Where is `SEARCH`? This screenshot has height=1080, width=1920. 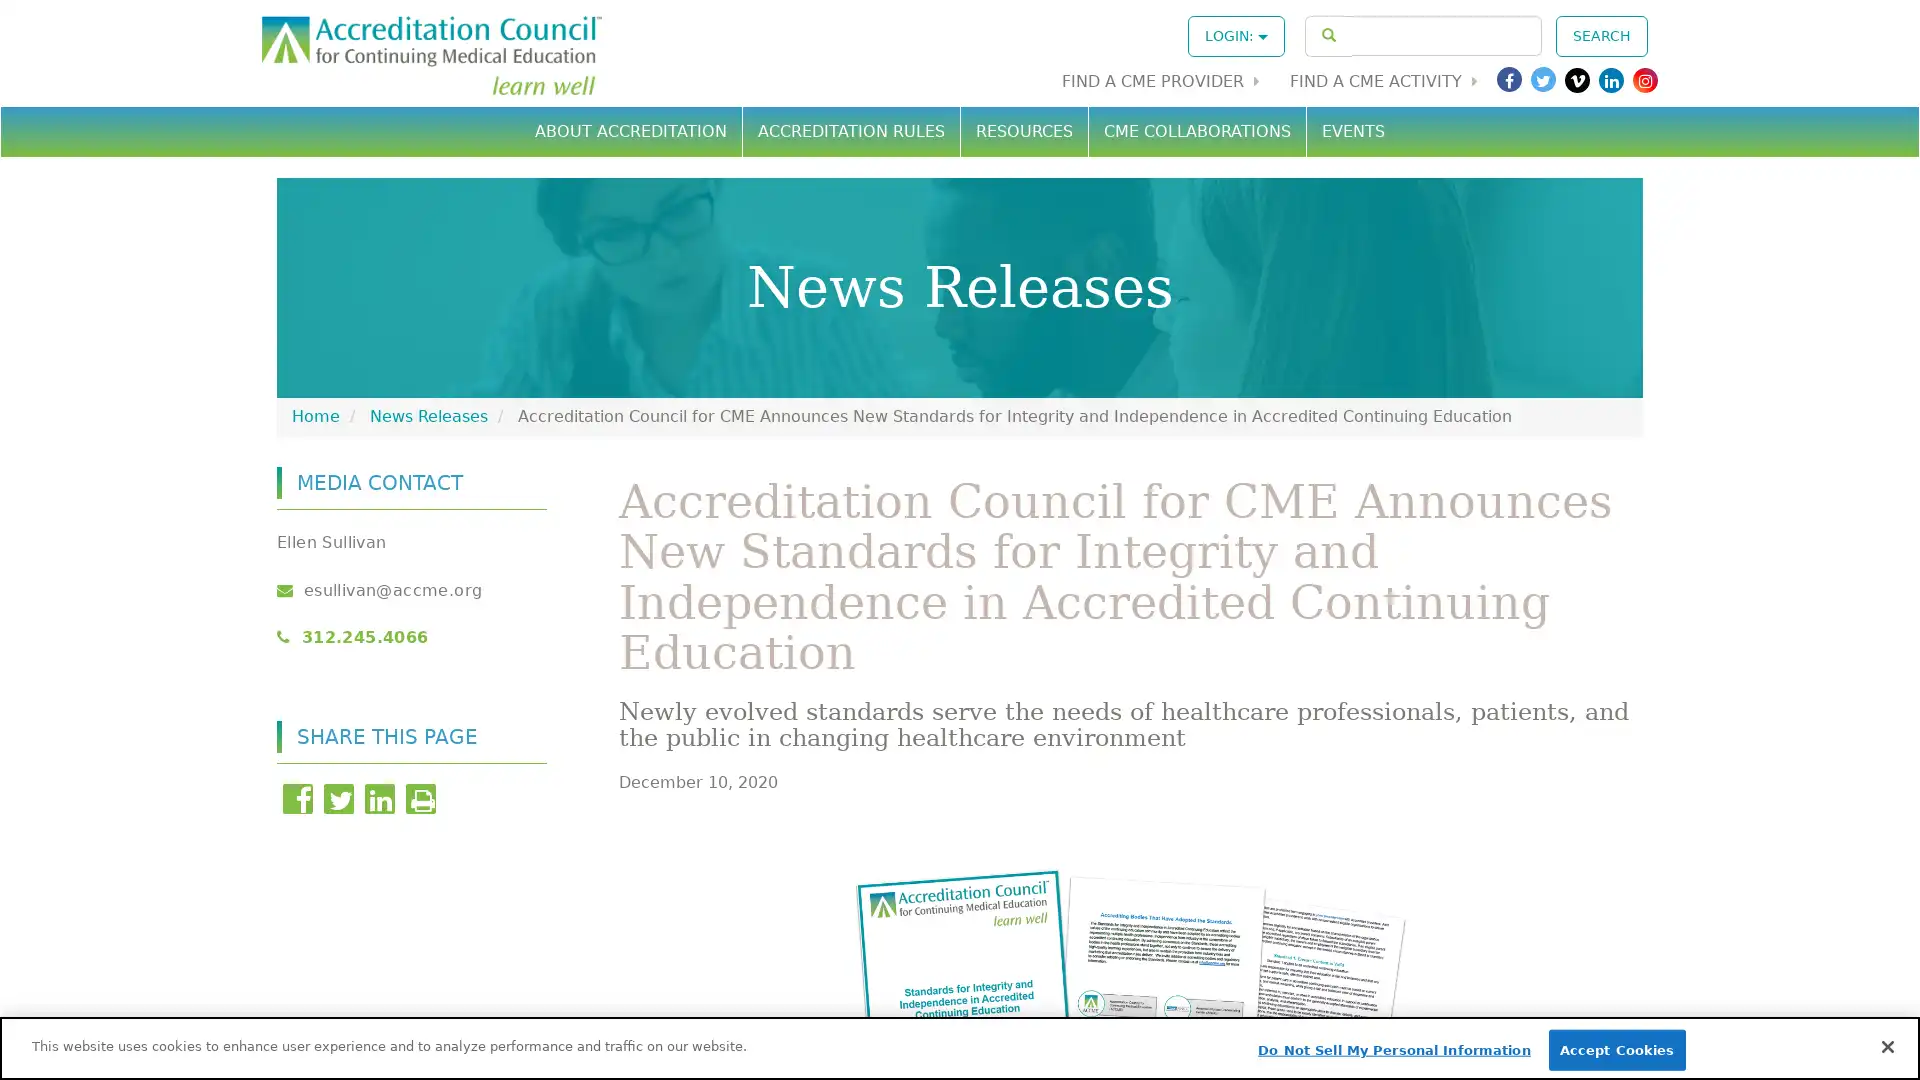
SEARCH is located at coordinates (1602, 35).